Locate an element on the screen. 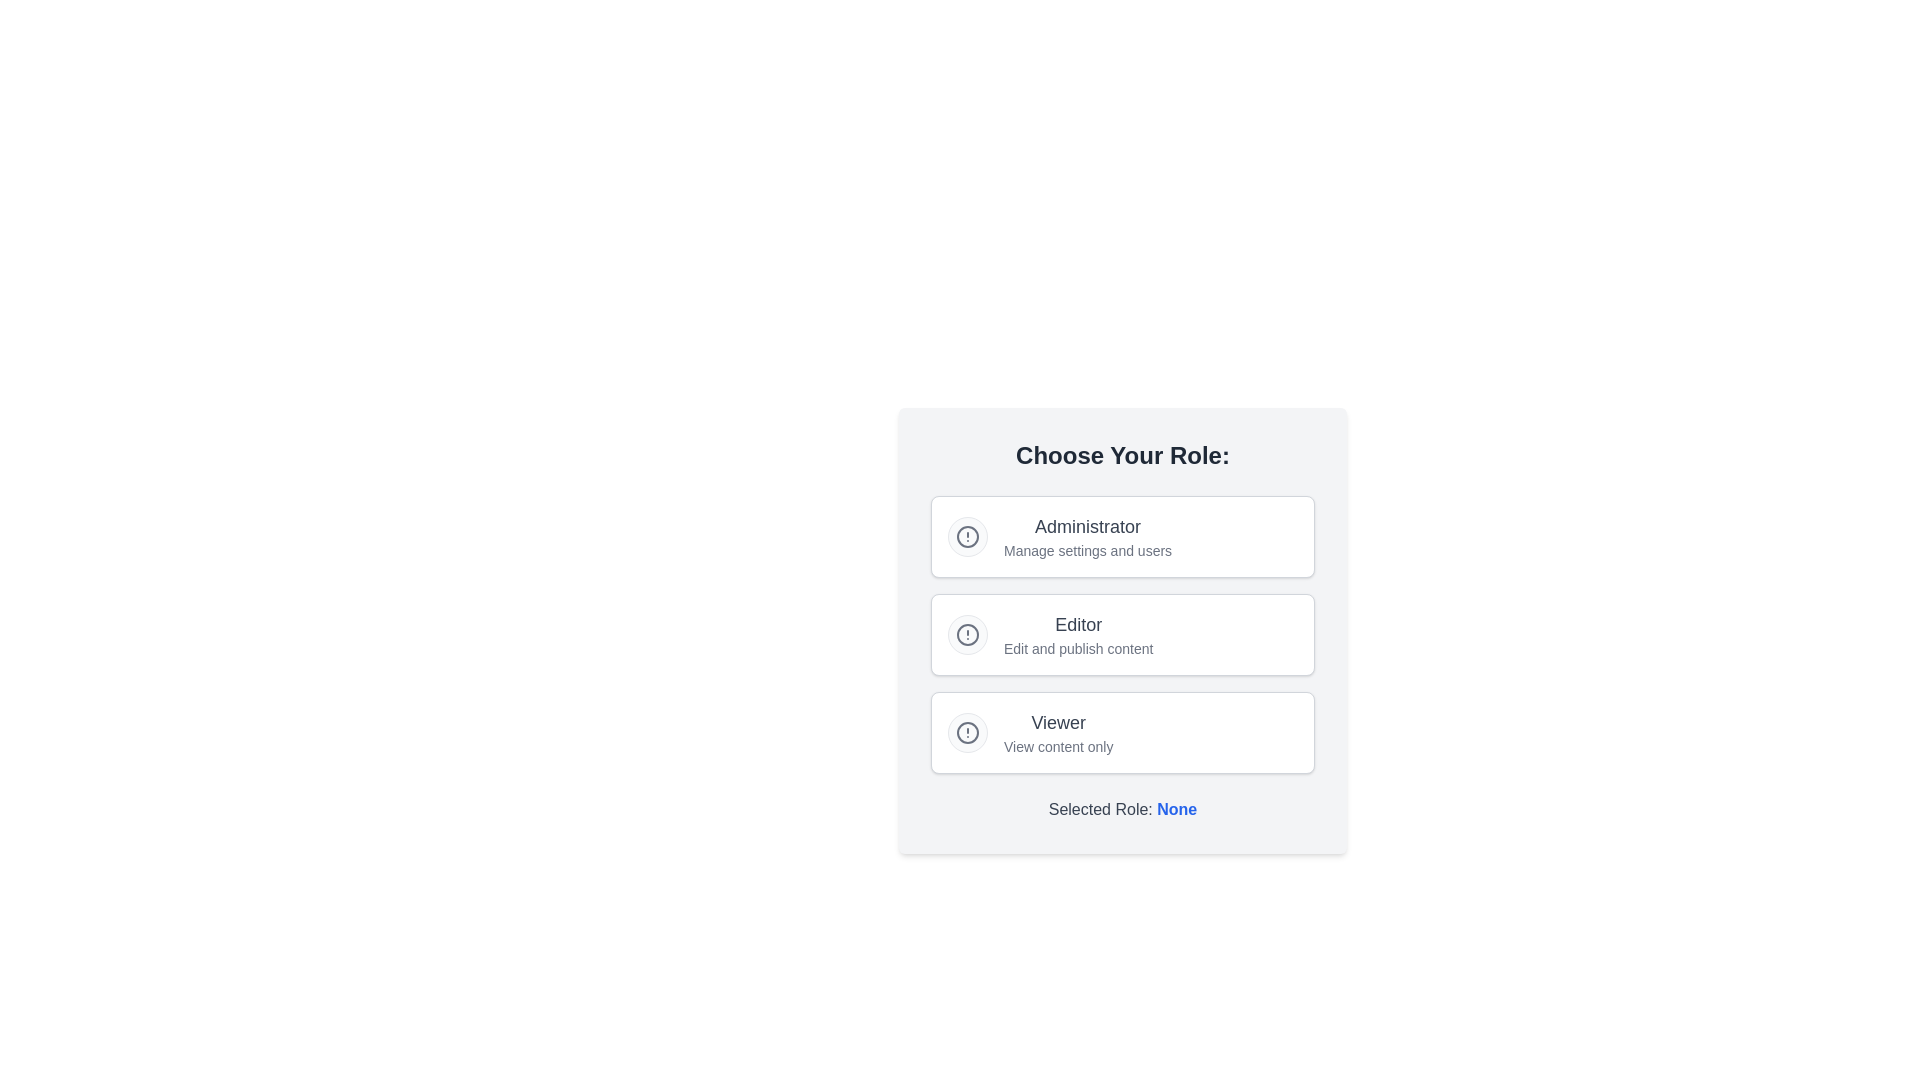 The width and height of the screenshot is (1920, 1080). the button is located at coordinates (1123, 635).